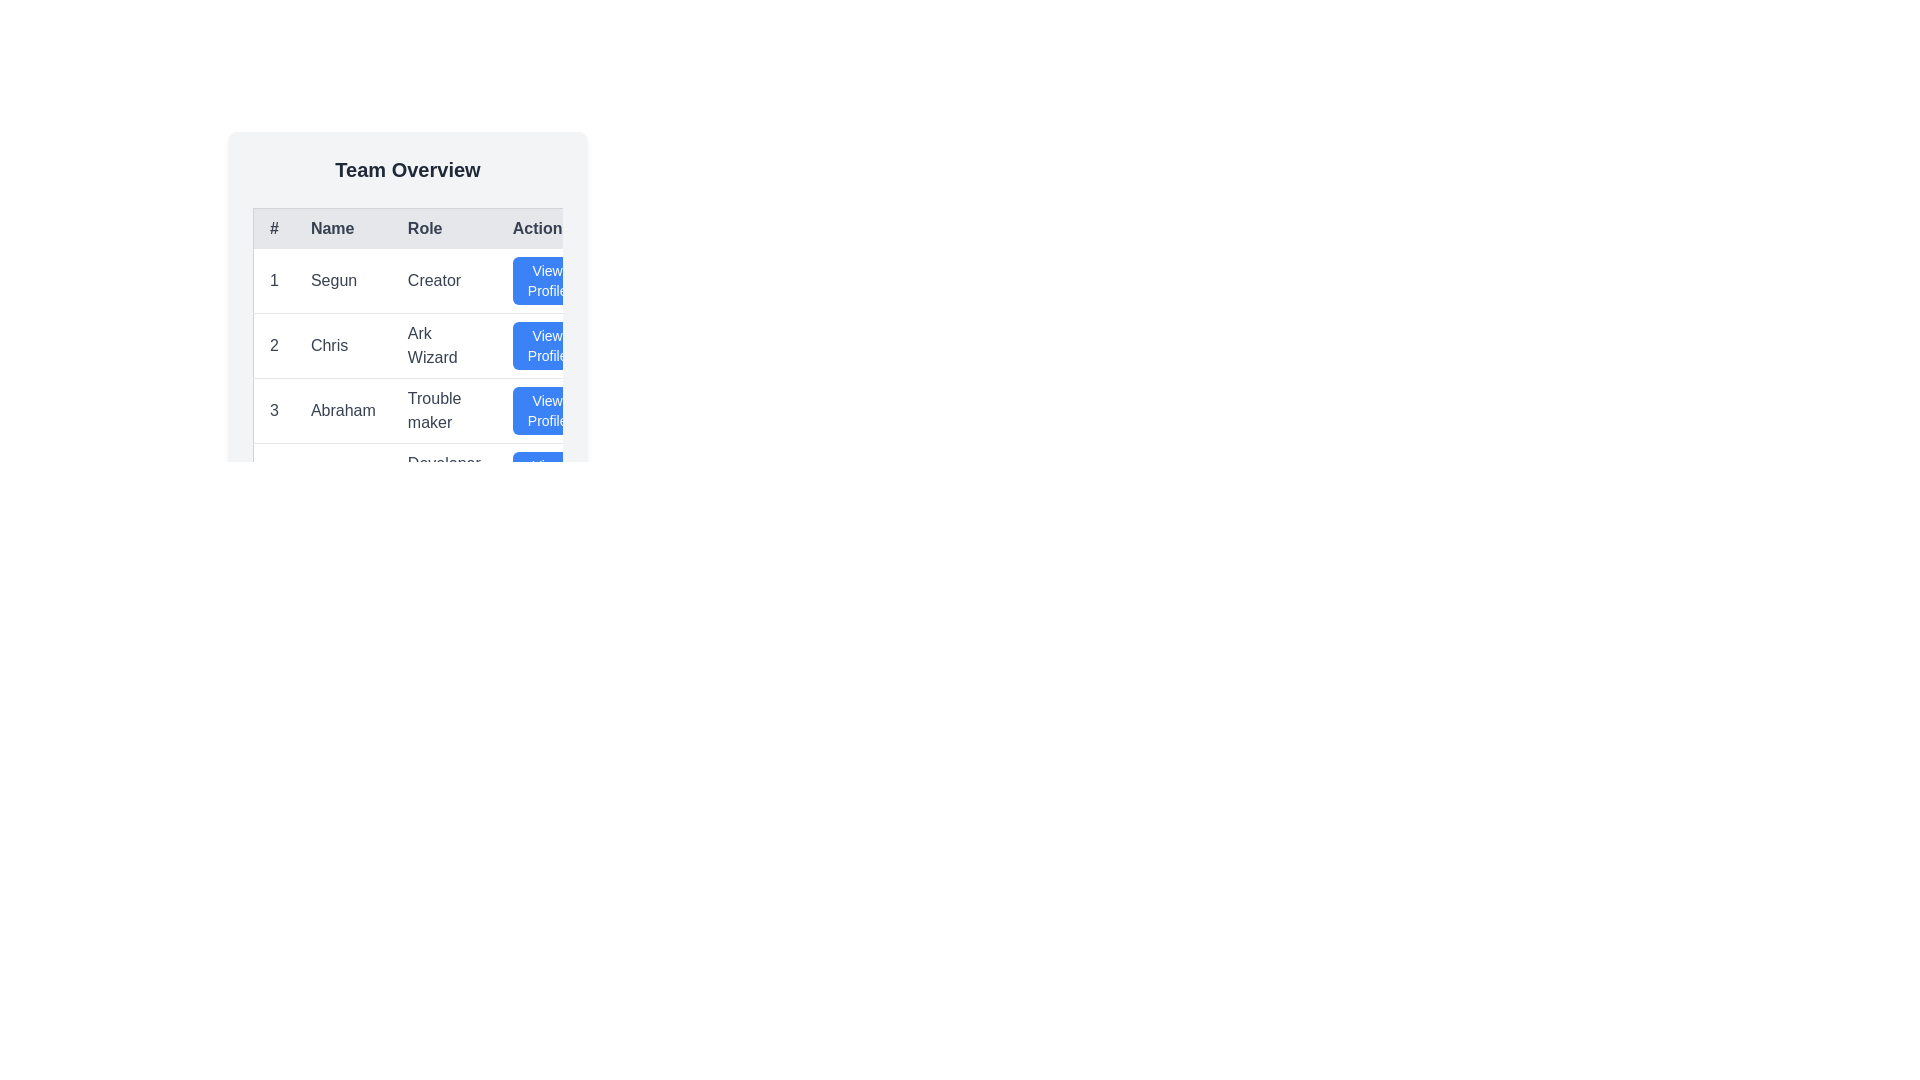  What do you see at coordinates (434, 345) in the screenshot?
I see `the row in the data table that displays information about Chris, the Ark Wizard, which is the second row in the list` at bounding box center [434, 345].